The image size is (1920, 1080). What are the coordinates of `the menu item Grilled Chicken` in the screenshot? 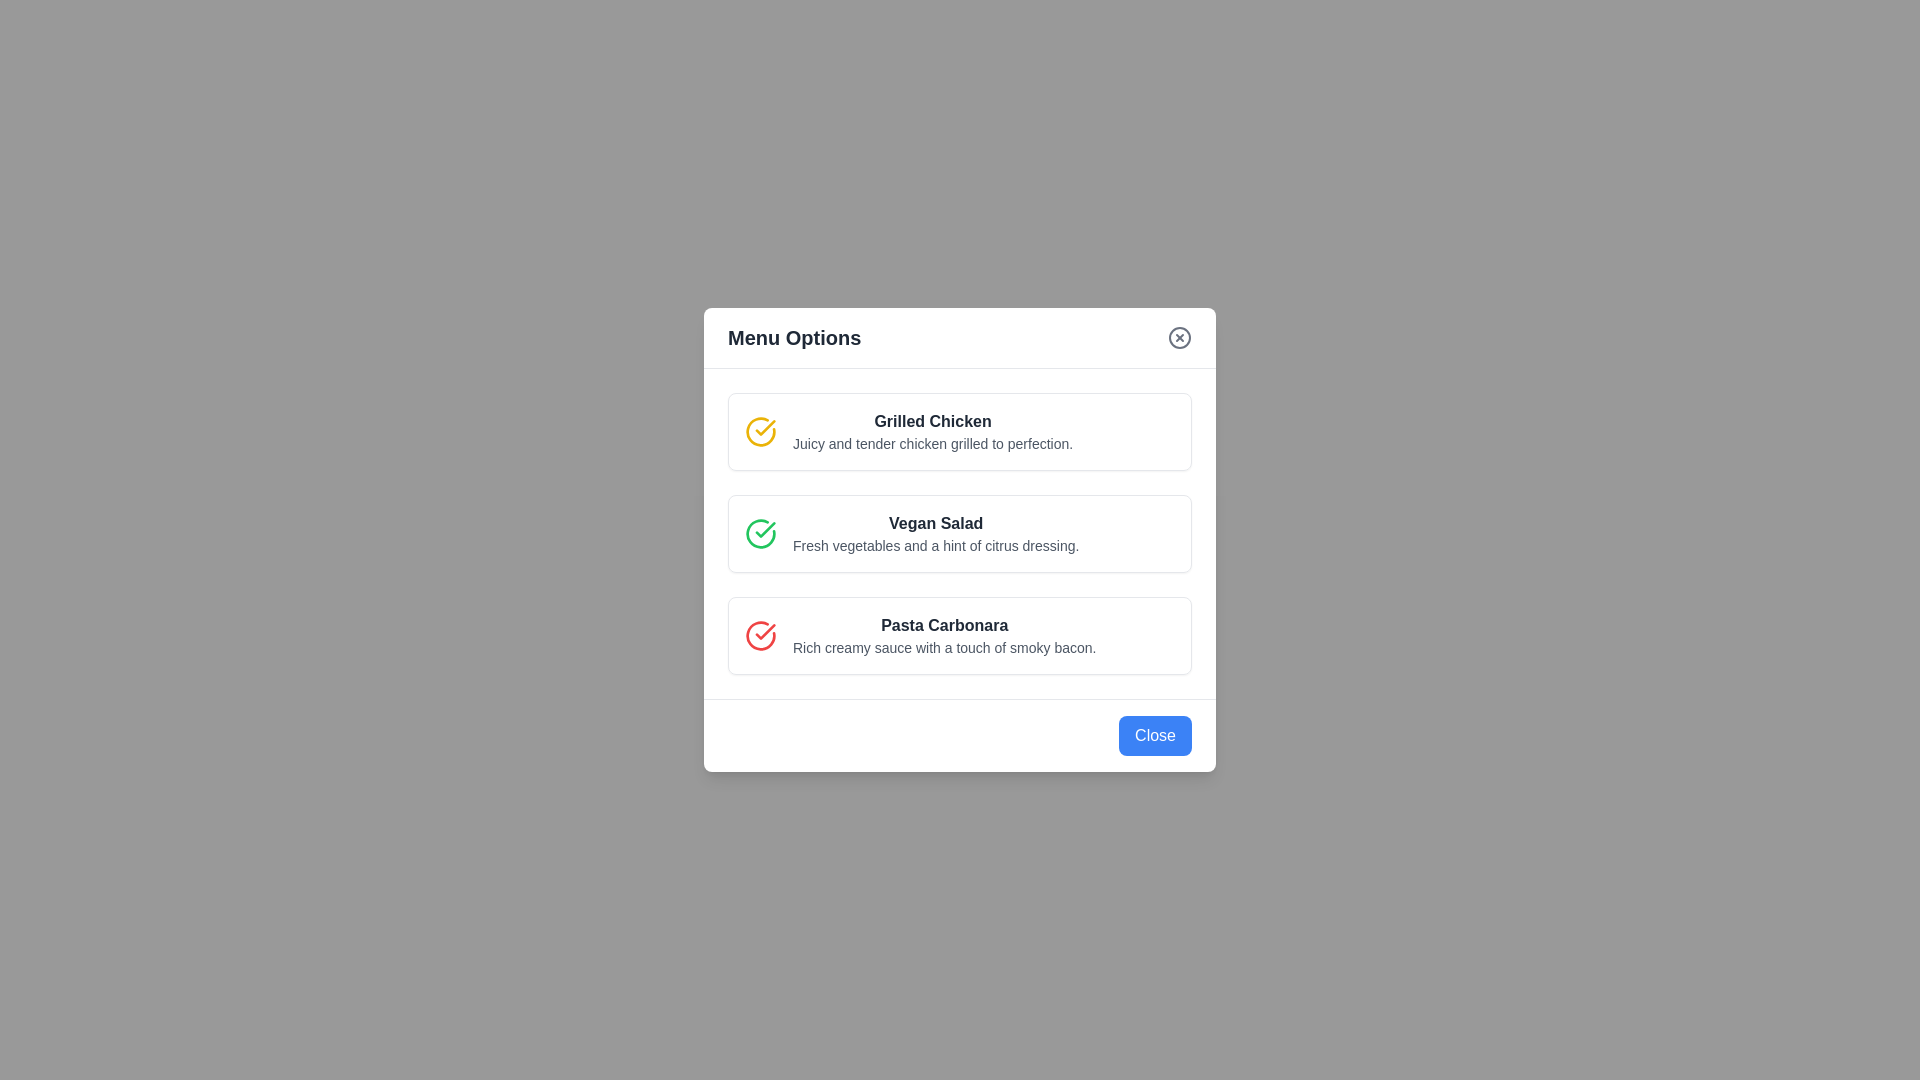 It's located at (960, 431).